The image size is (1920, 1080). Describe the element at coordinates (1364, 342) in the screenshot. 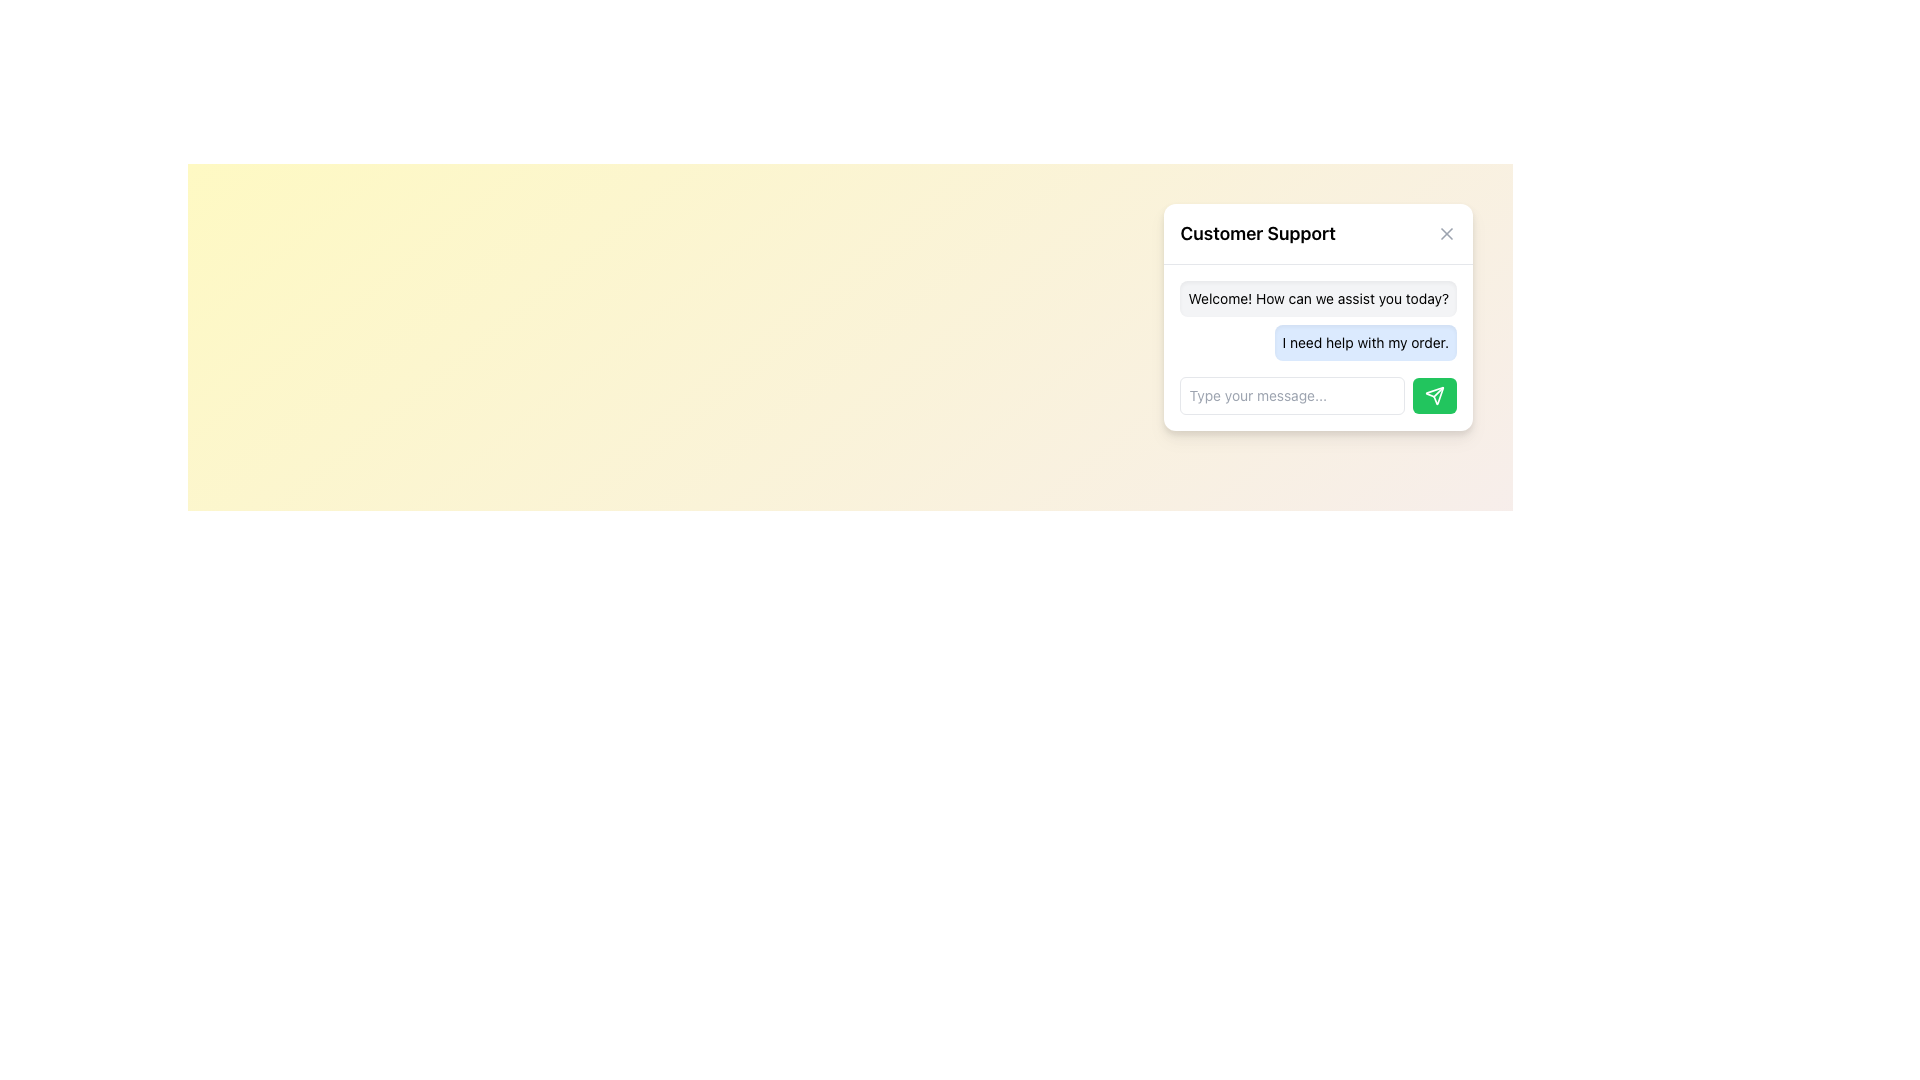

I see `the blue speech bubble containing the text 'I need help with my order.'` at that location.